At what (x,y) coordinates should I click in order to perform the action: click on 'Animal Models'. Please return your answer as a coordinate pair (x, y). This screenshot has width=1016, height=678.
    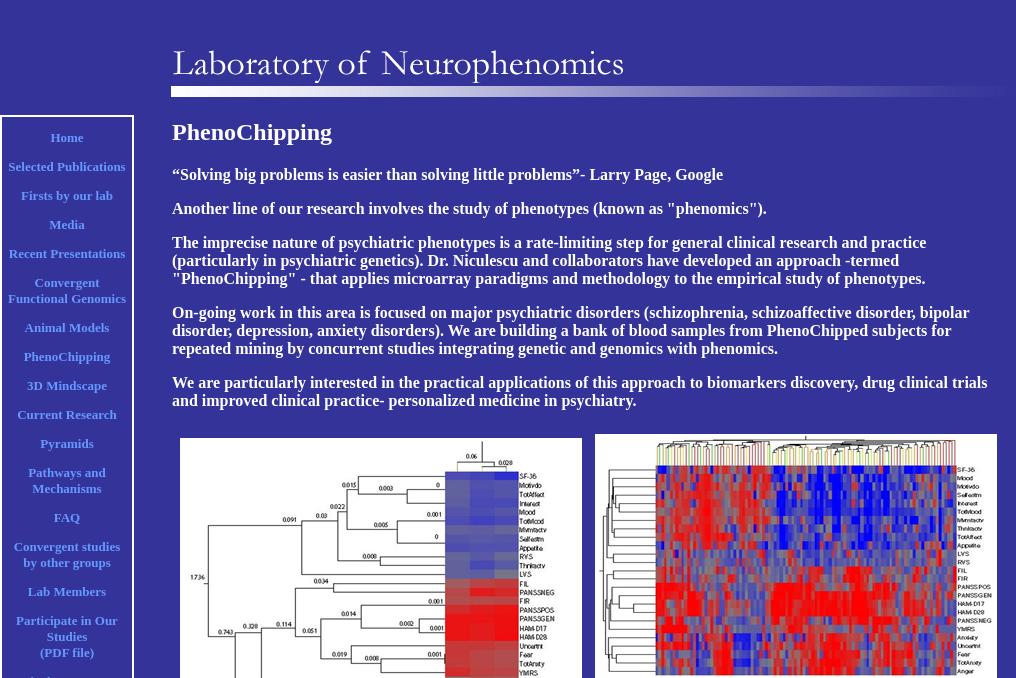
    Looking at the image, I should click on (66, 327).